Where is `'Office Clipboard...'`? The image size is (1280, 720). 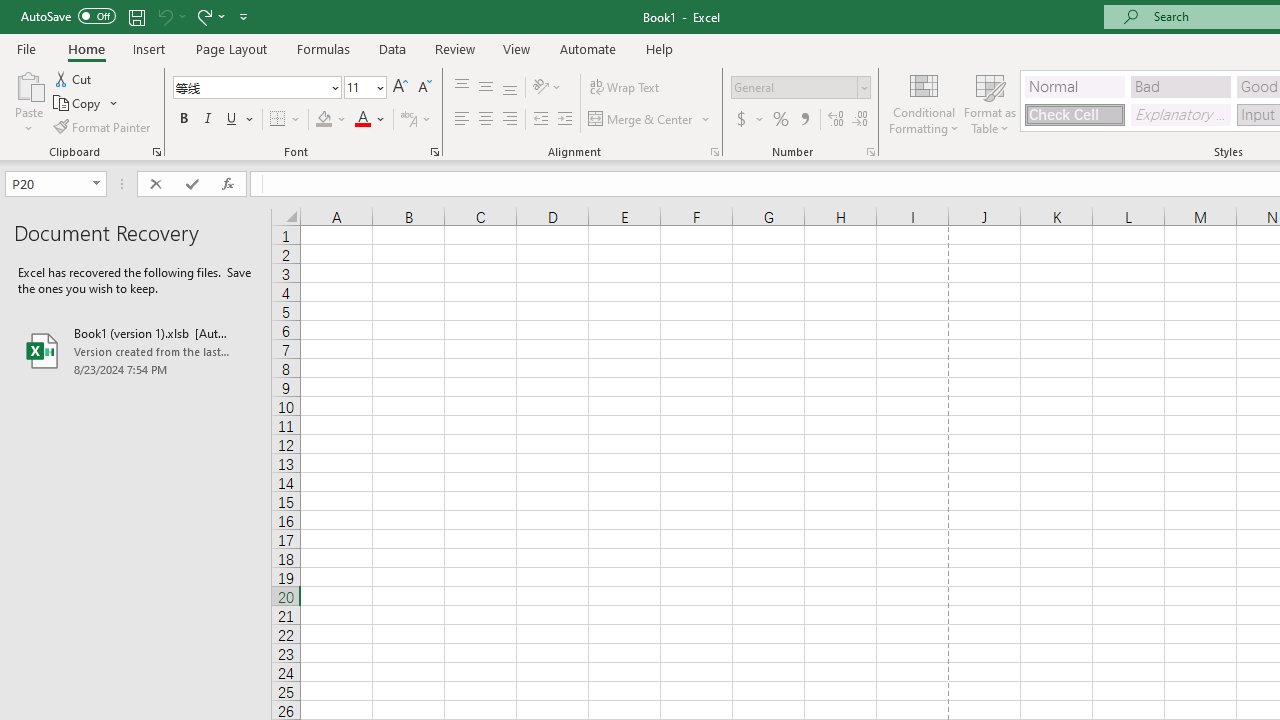 'Office Clipboard...' is located at coordinates (155, 150).